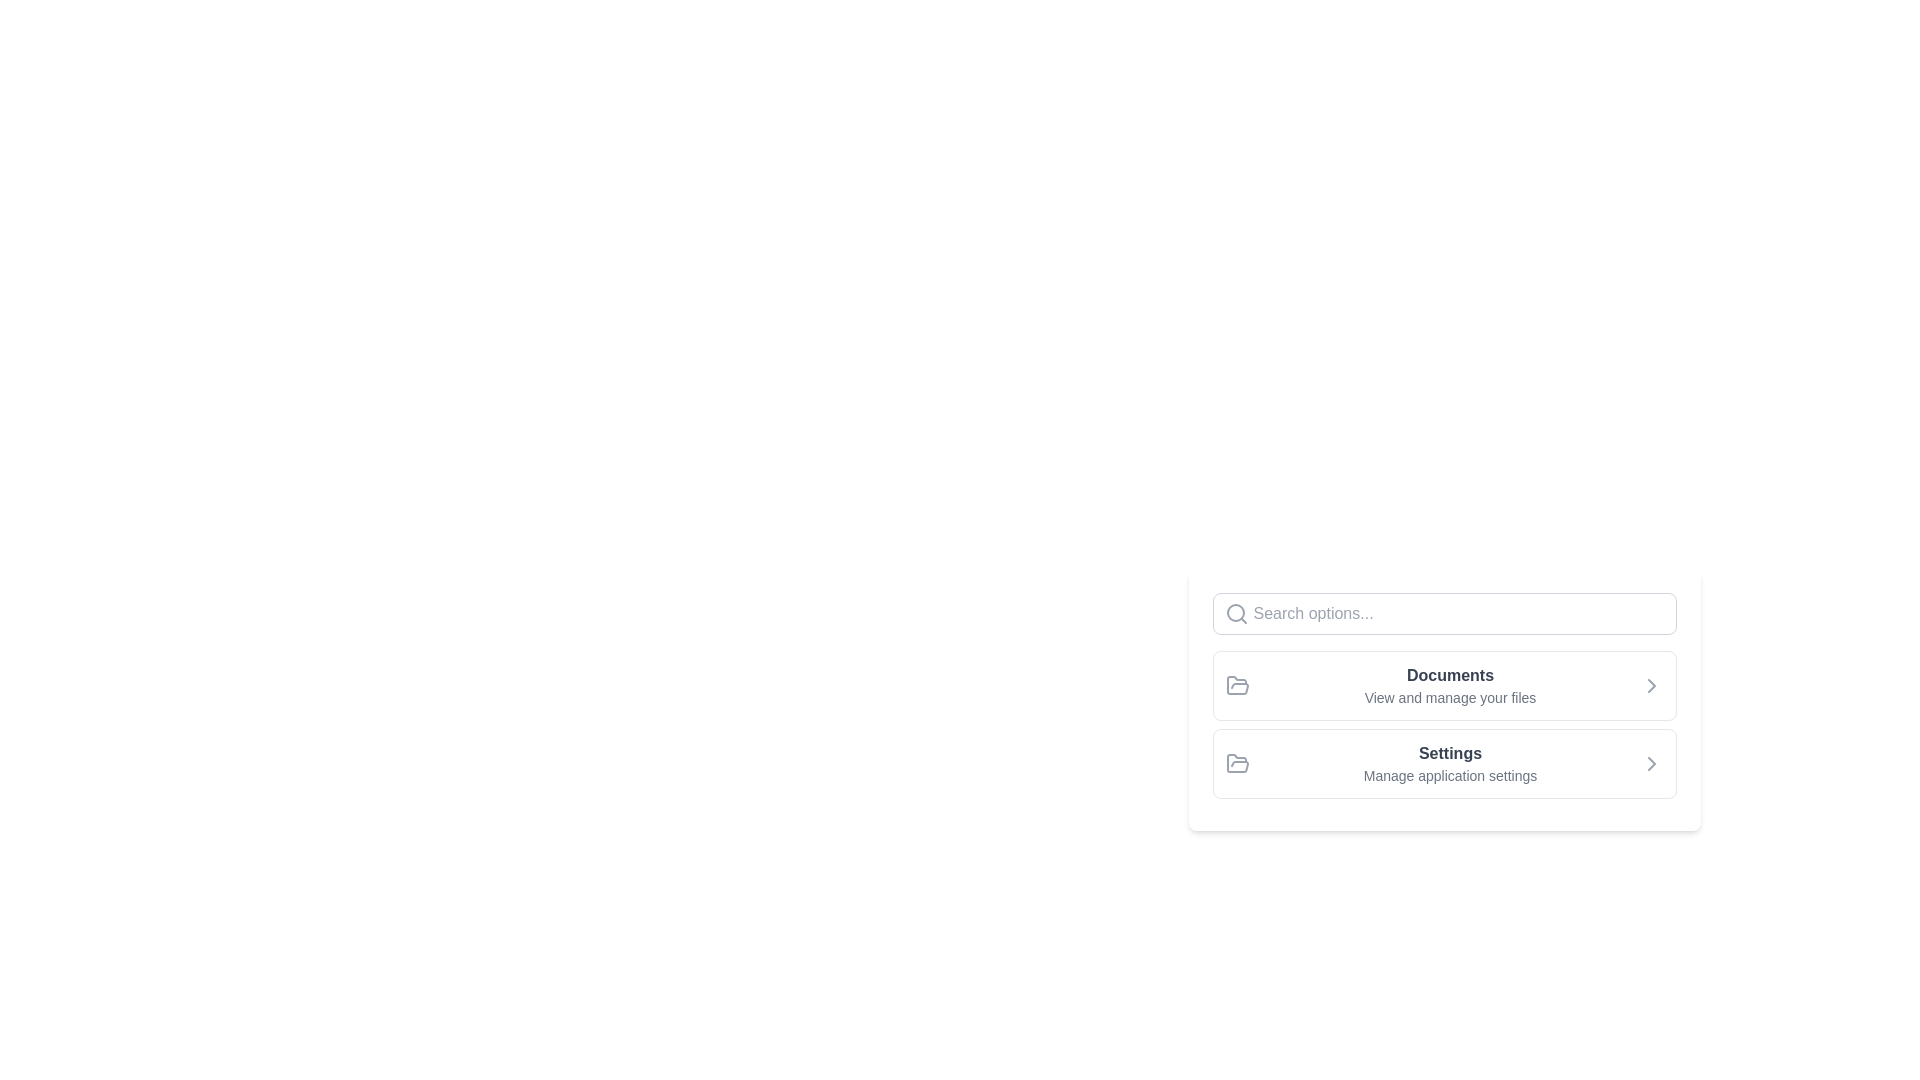 The width and height of the screenshot is (1920, 1080). What do you see at coordinates (1651, 685) in the screenshot?
I see `the SVG chevron arrow icon located to the right of the 'Documents' text label in the vertical list layout` at bounding box center [1651, 685].